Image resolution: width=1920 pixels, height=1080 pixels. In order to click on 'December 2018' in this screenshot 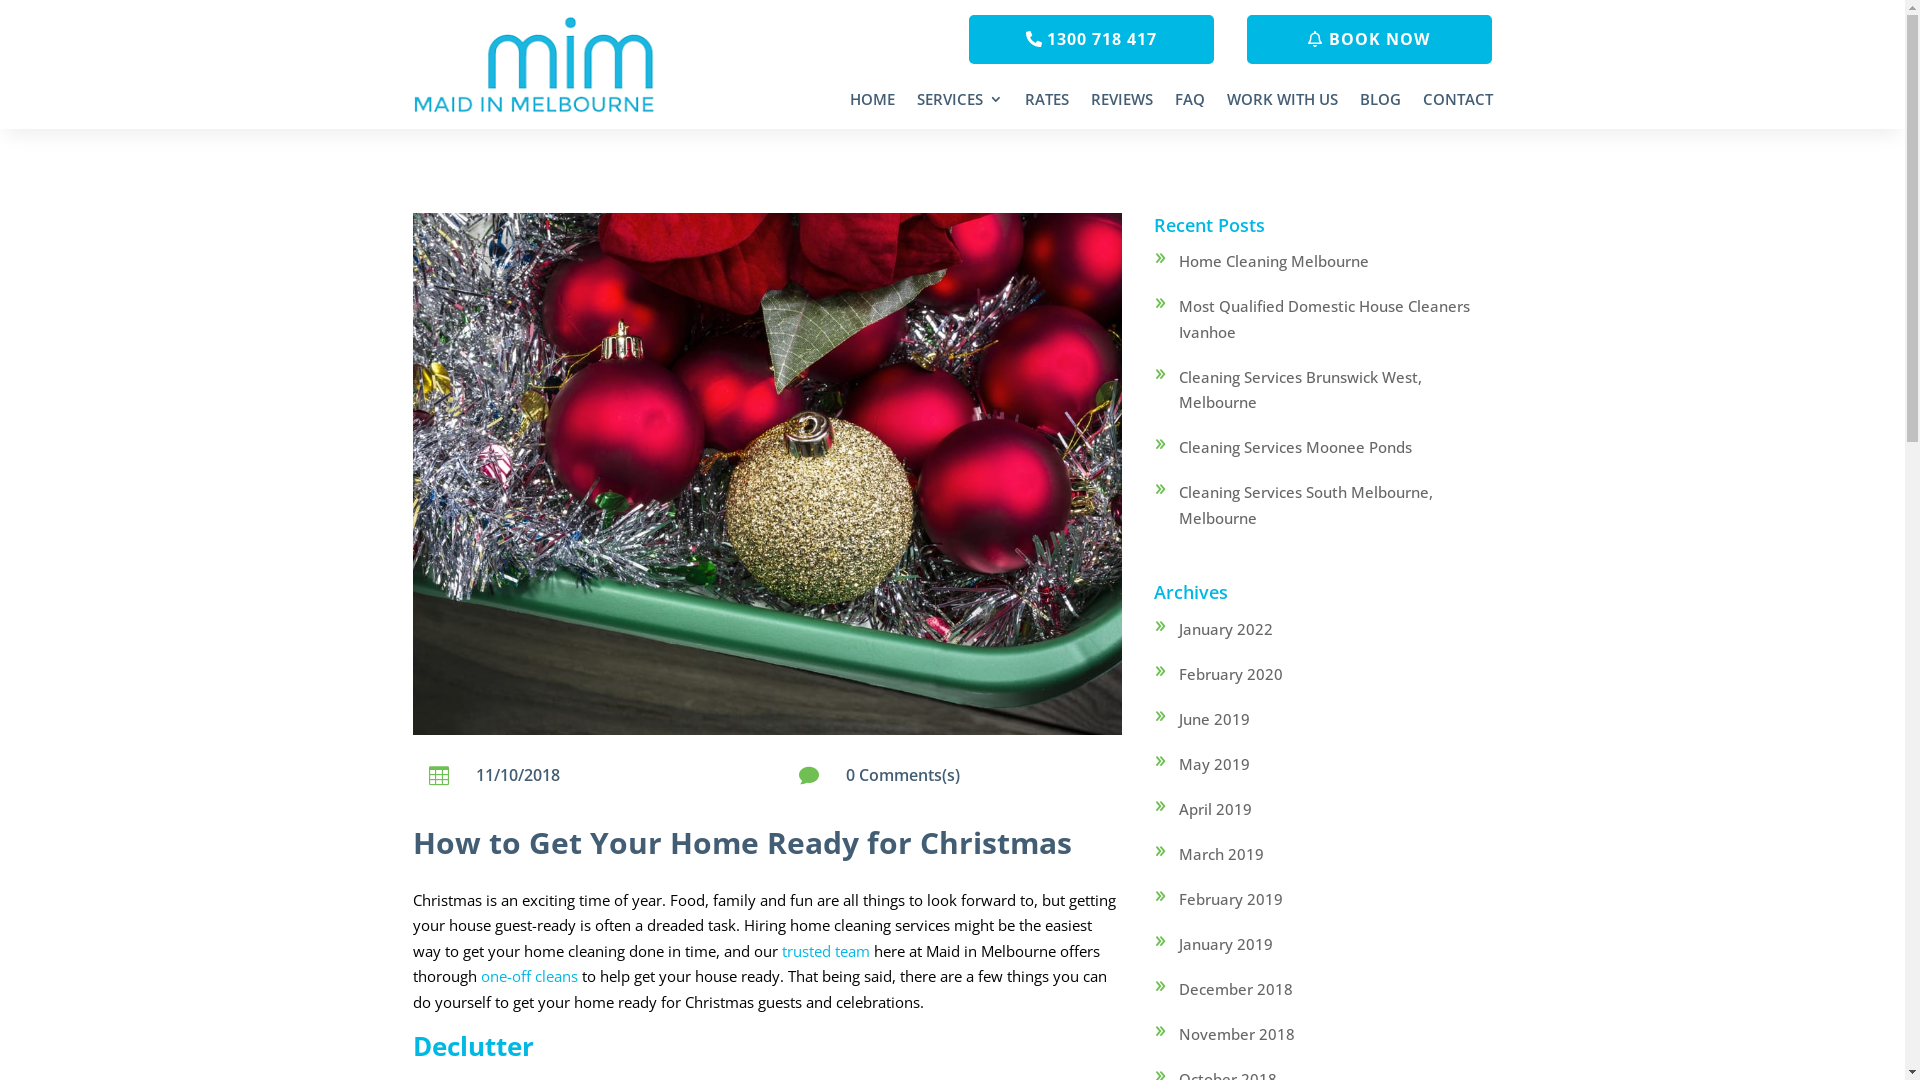, I will do `click(1235, 987)`.